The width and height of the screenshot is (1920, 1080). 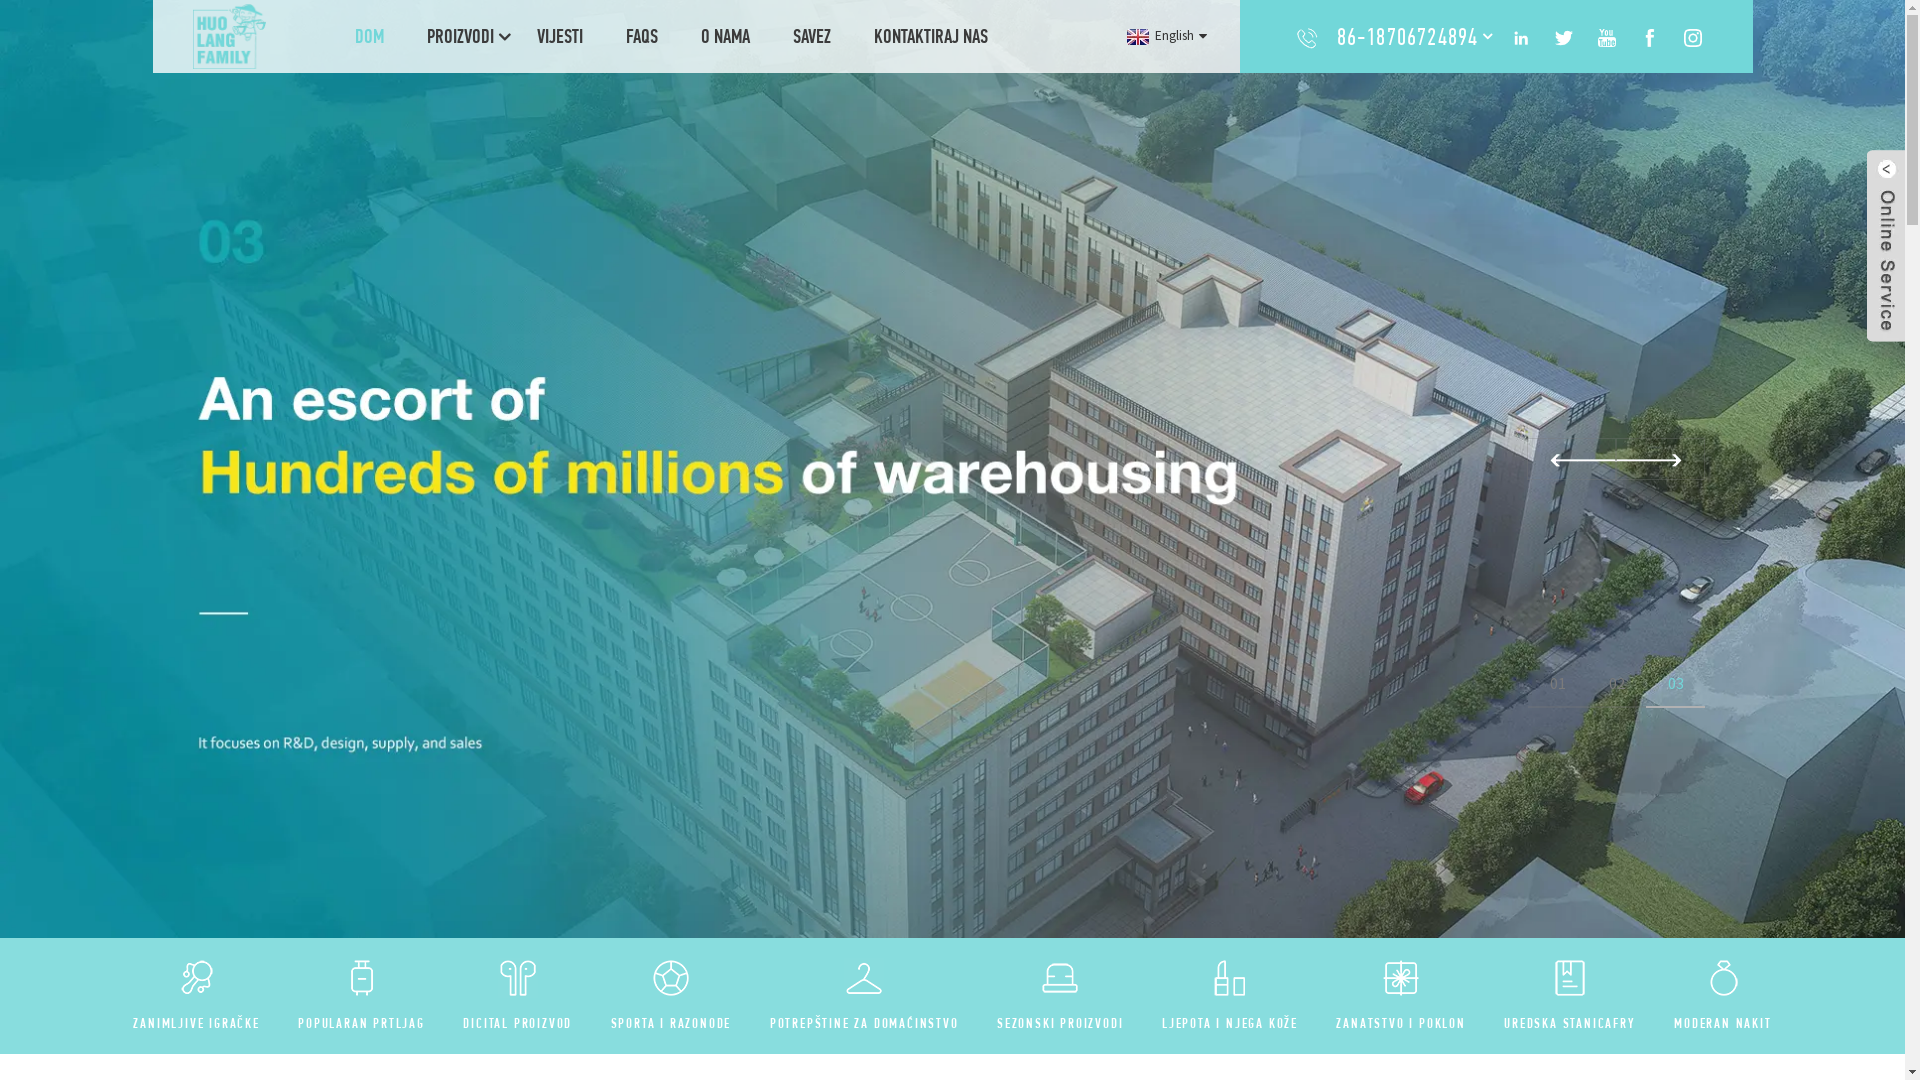 What do you see at coordinates (642, 35) in the screenshot?
I see `'FAQS'` at bounding box center [642, 35].